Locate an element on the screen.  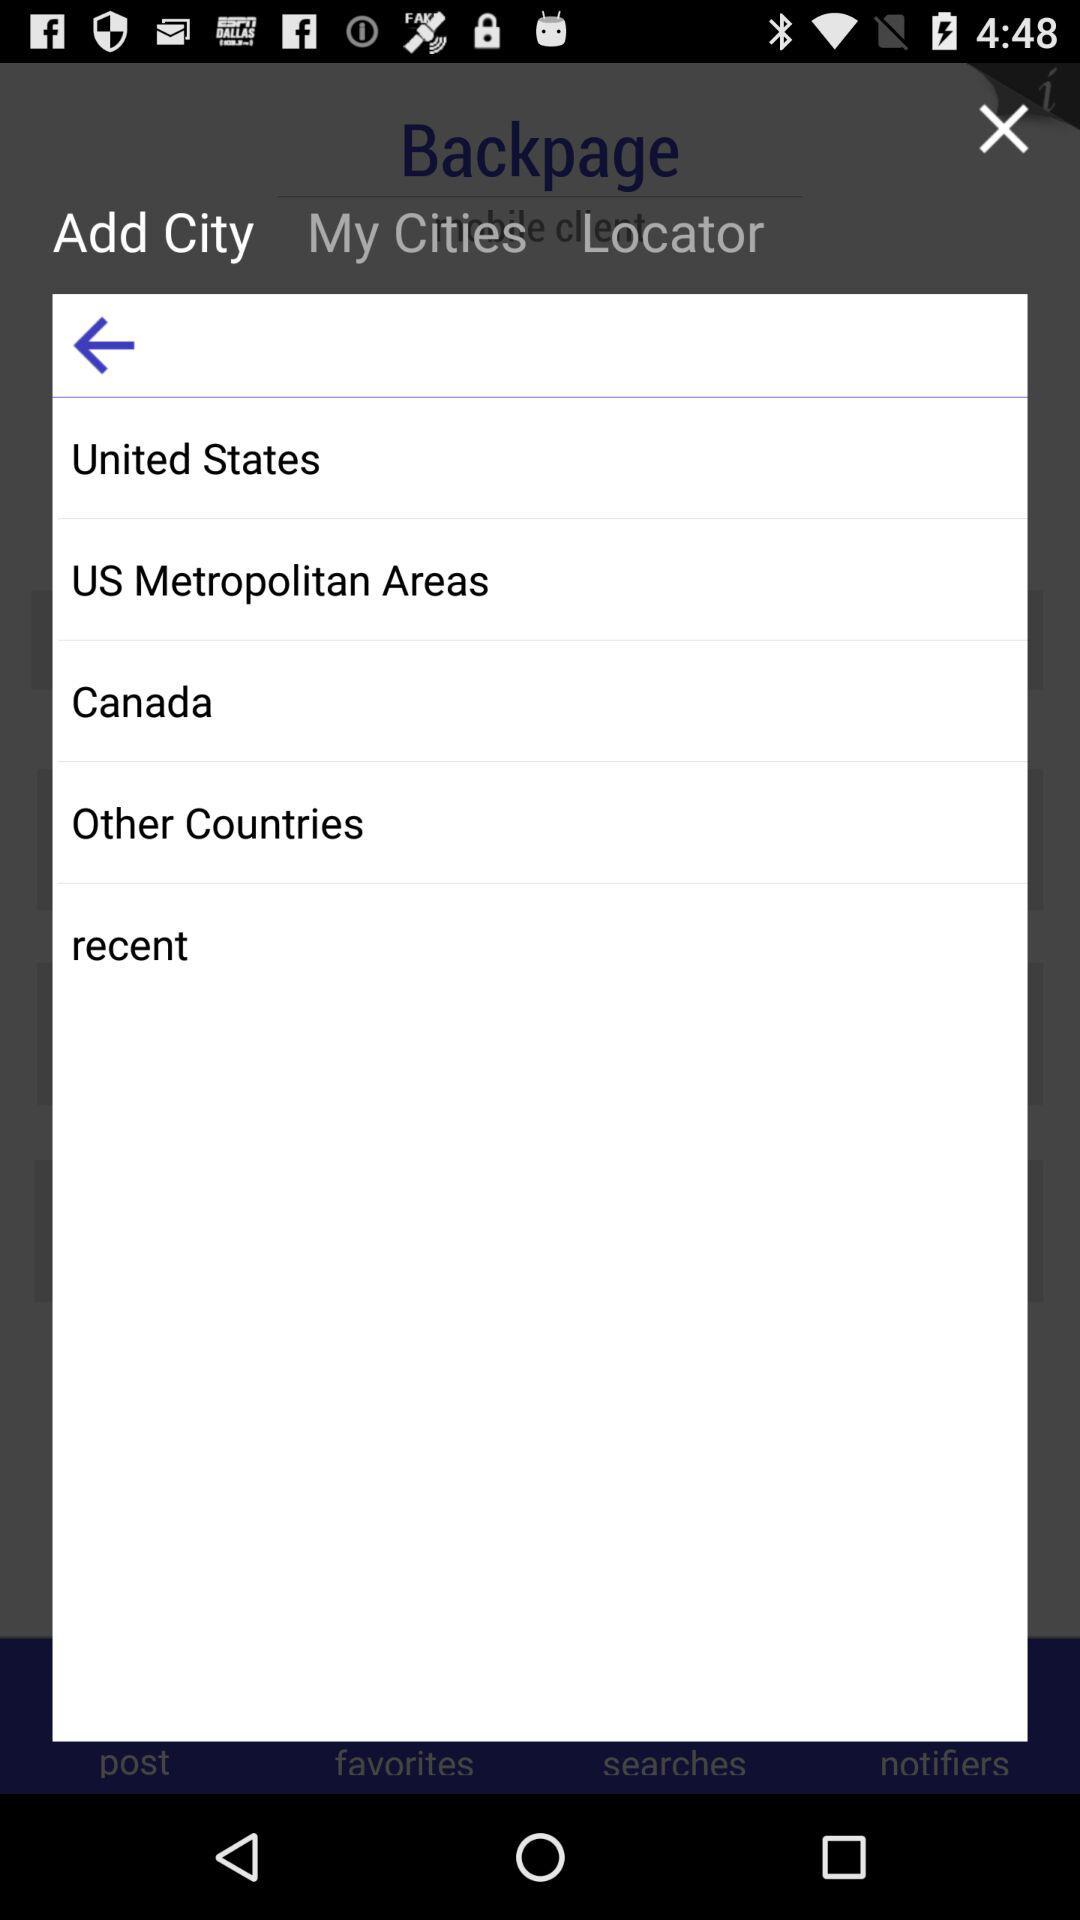
app below the united states icon is located at coordinates (542, 578).